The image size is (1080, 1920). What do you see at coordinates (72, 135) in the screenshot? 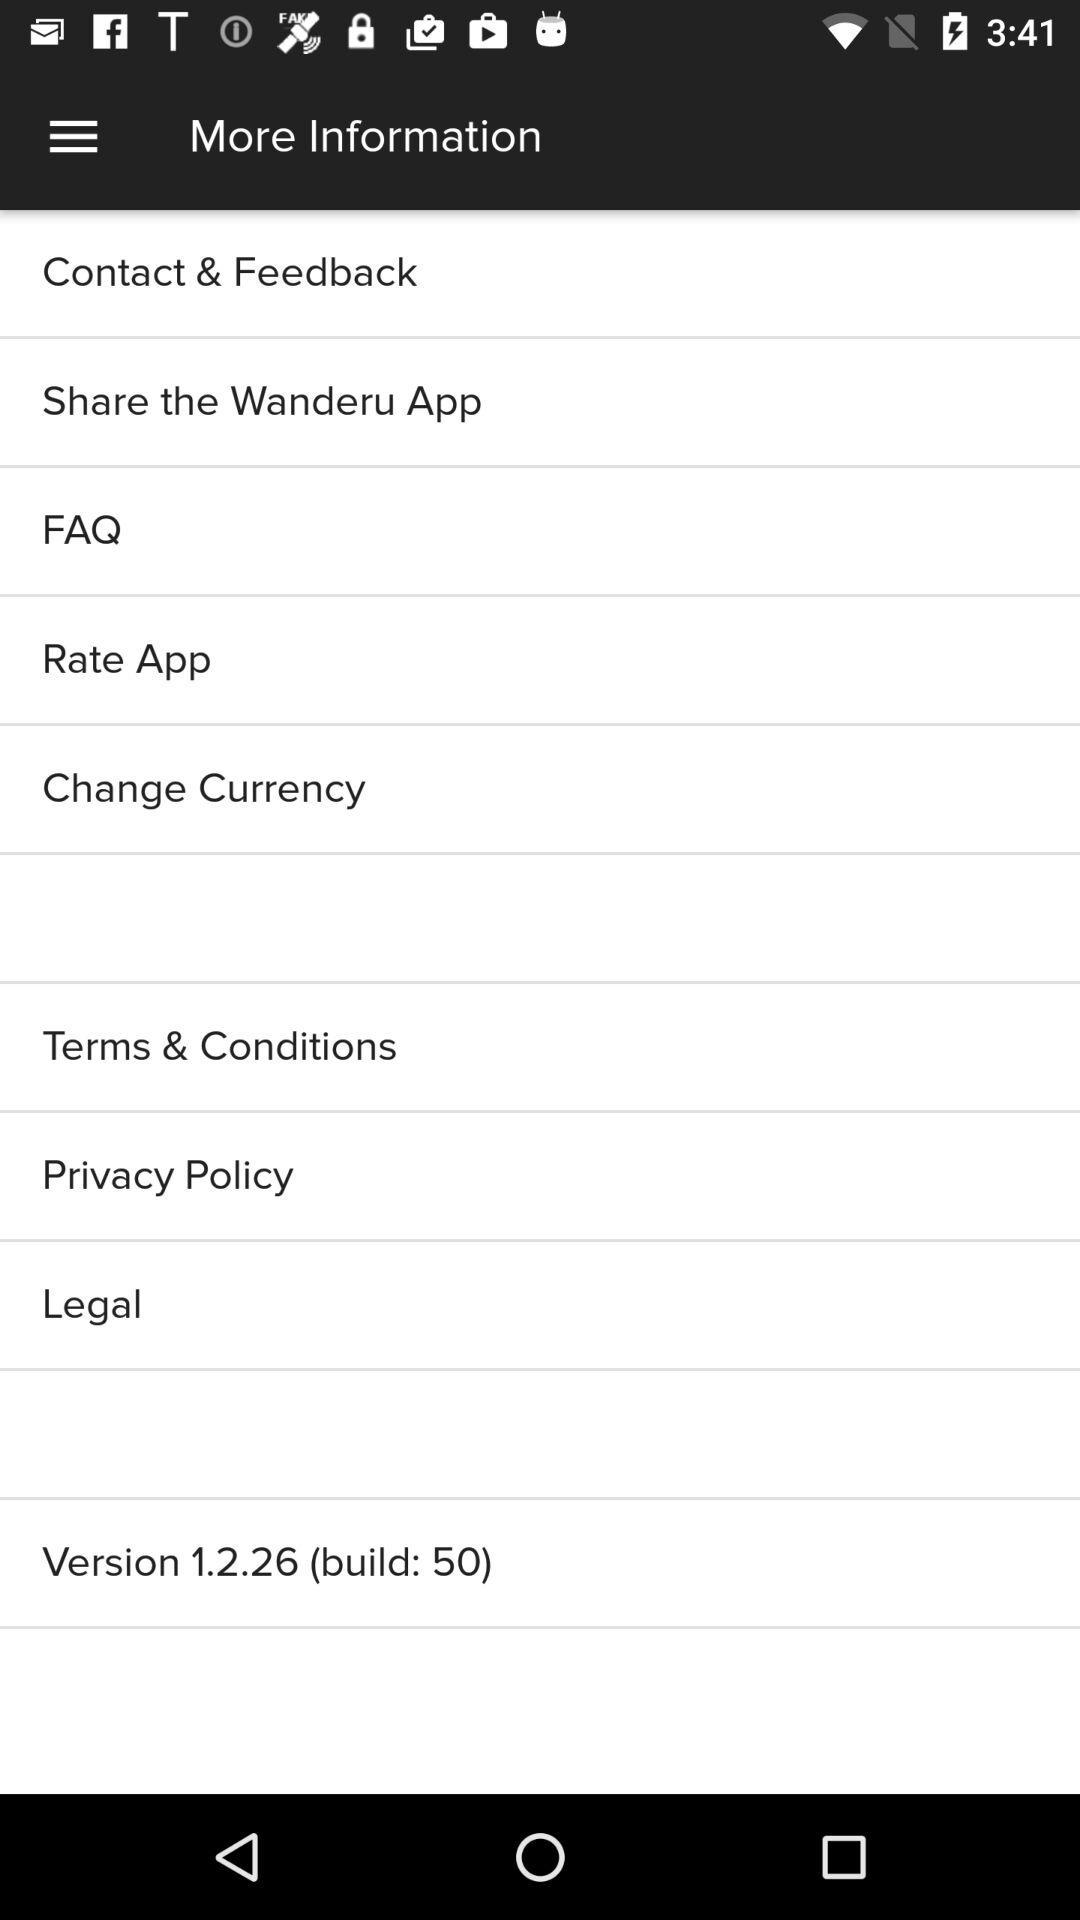
I see `more options` at bounding box center [72, 135].